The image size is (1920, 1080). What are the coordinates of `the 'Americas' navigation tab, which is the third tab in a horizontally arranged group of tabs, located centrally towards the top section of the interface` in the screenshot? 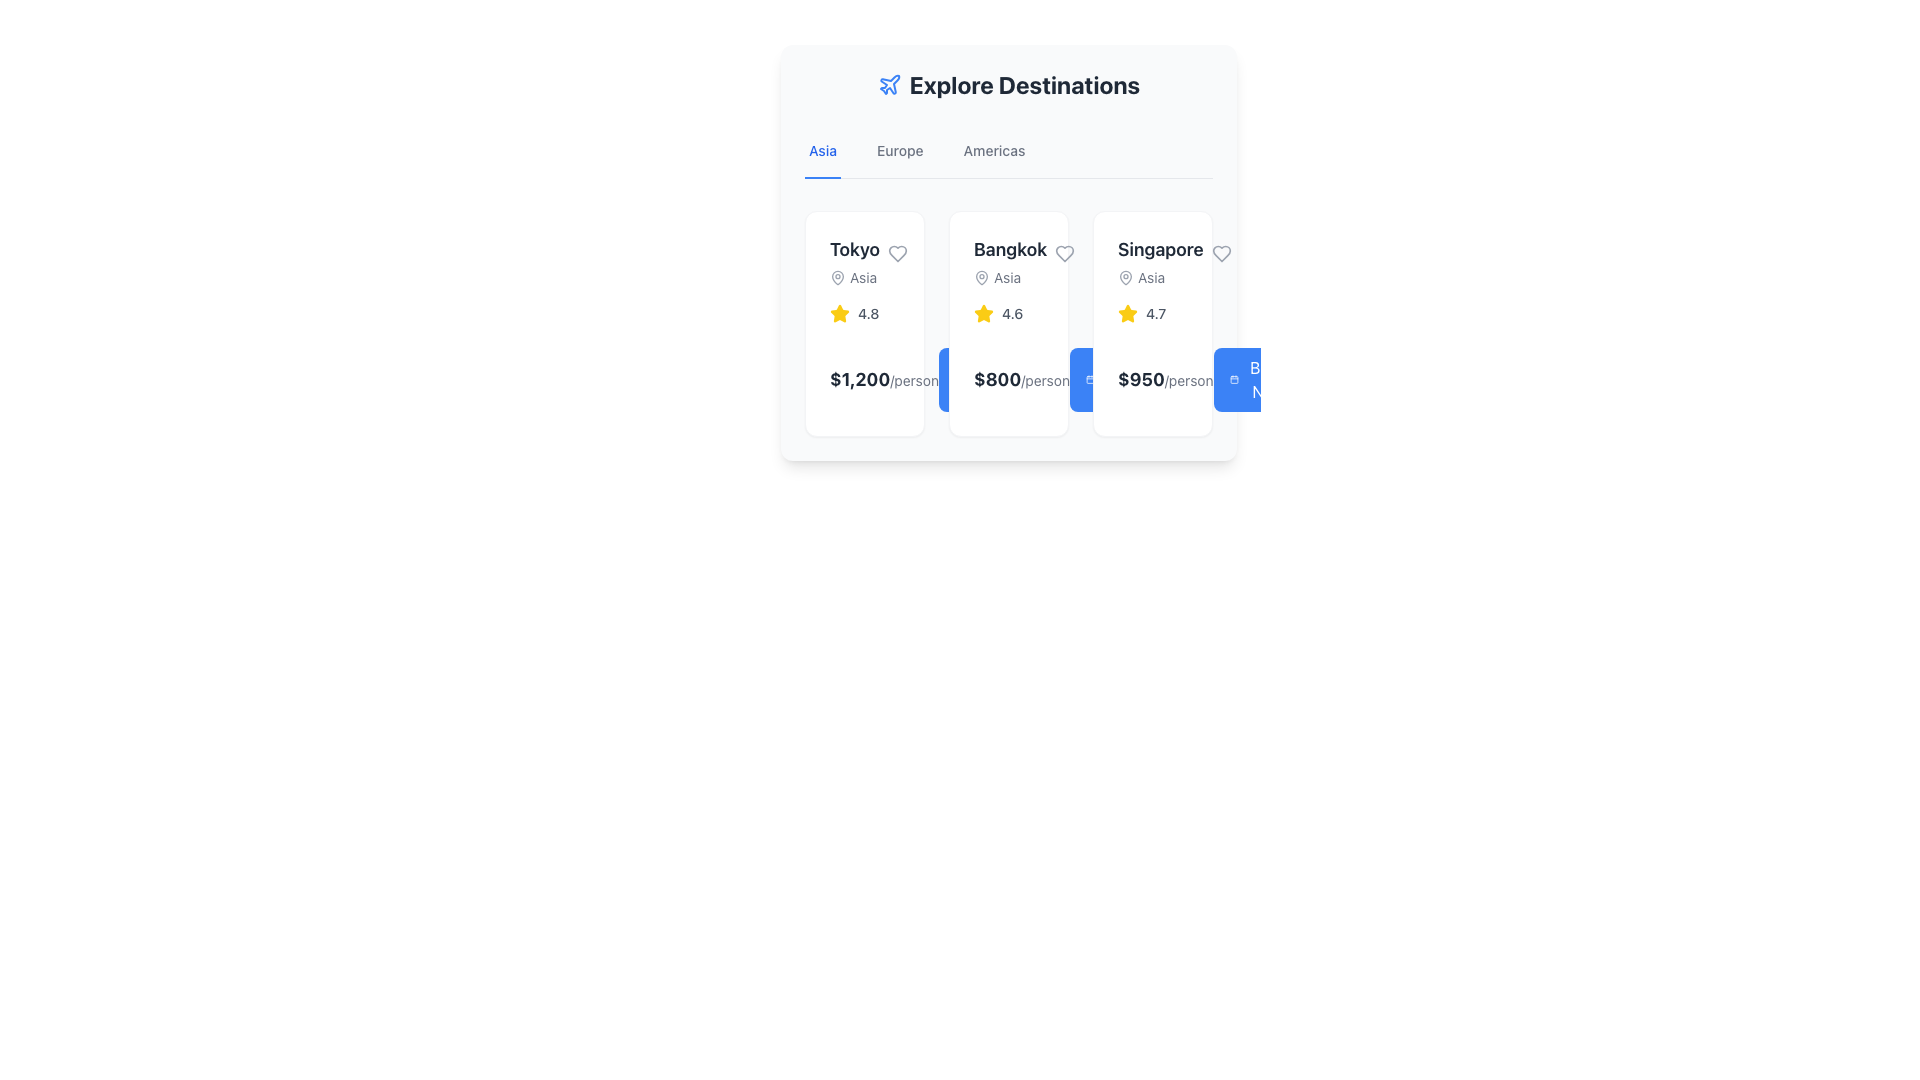 It's located at (994, 150).